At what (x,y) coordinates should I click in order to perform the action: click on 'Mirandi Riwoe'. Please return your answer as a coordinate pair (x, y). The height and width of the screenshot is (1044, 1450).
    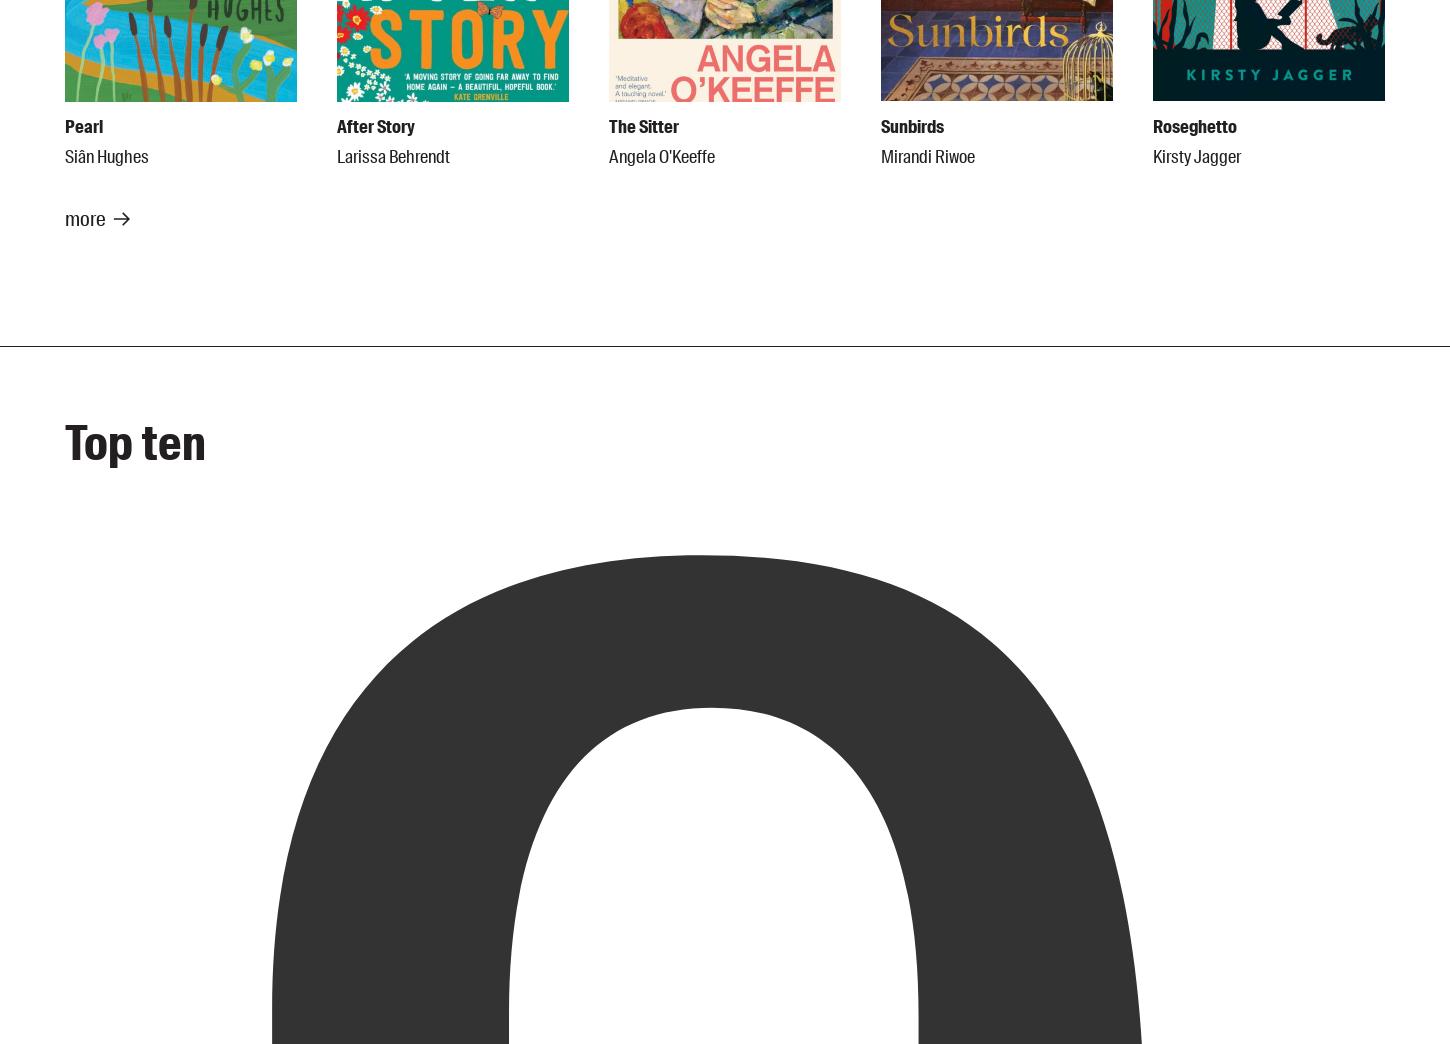
    Looking at the image, I should click on (927, 156).